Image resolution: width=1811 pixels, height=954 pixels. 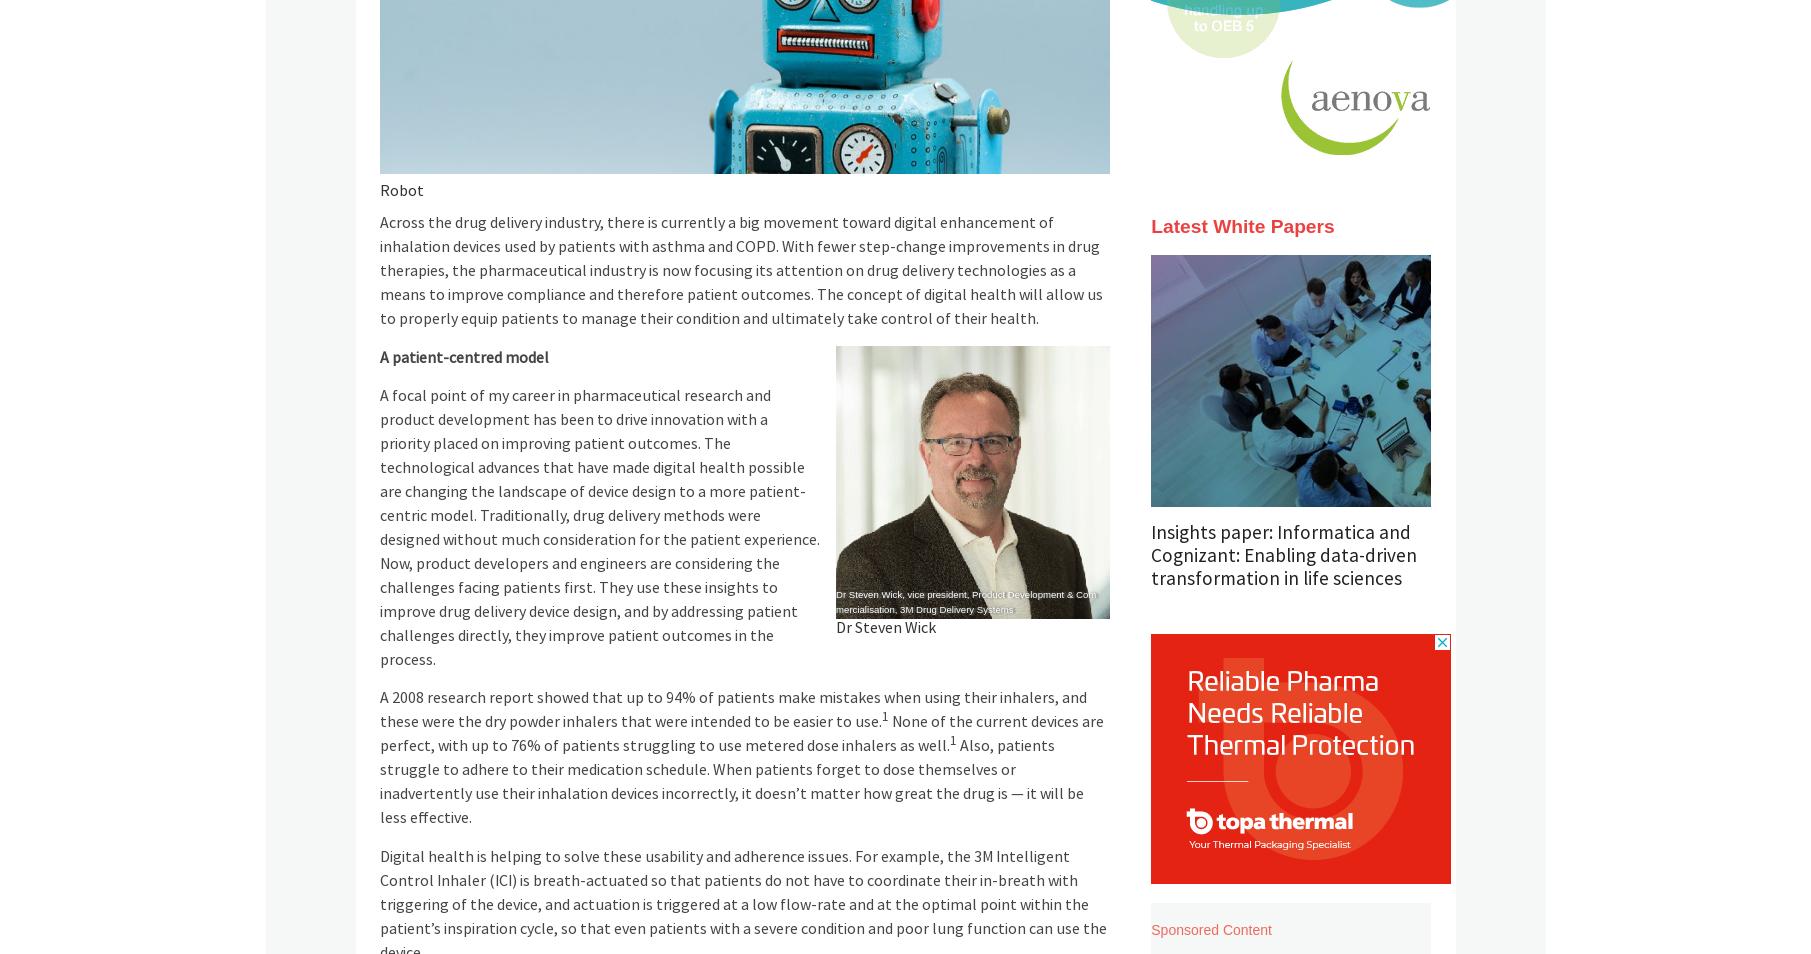 I want to click on 'Dr Steven Wick', so click(x=835, y=627).